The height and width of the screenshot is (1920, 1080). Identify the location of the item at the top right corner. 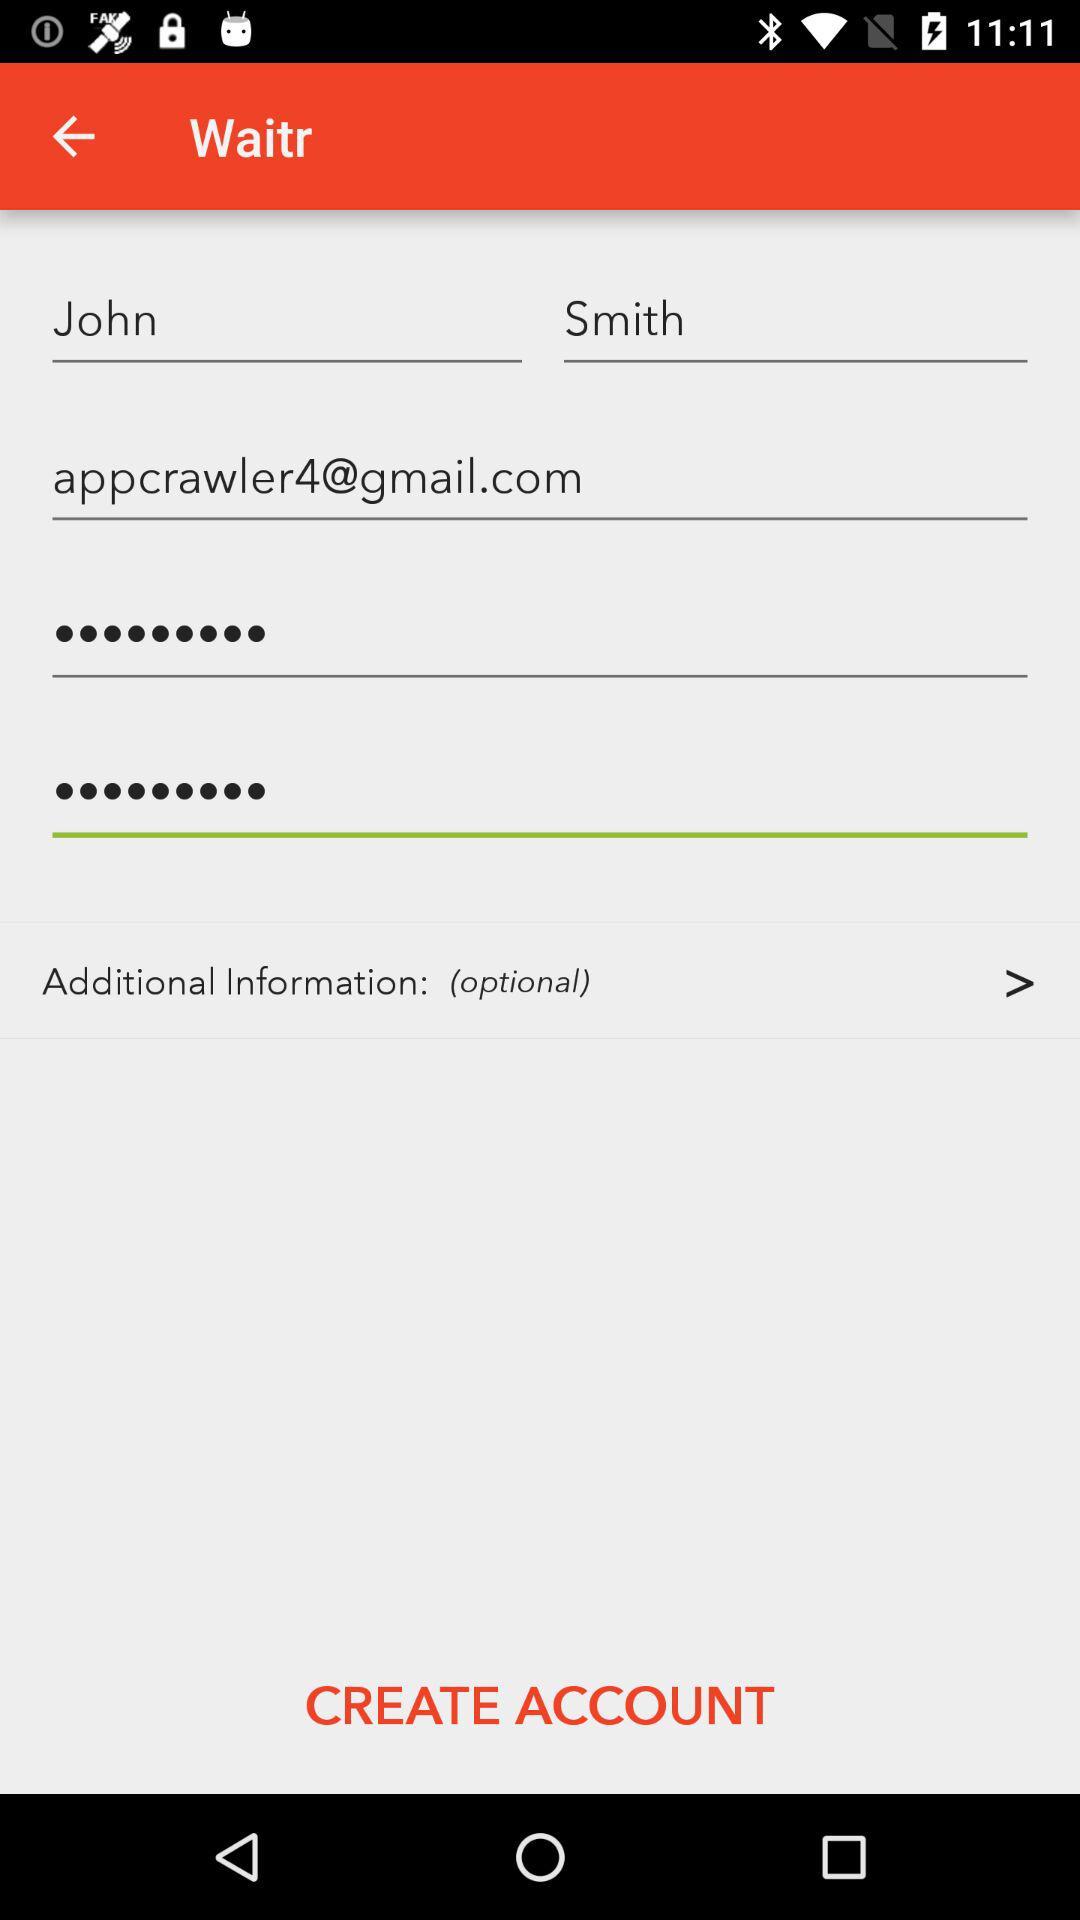
(794, 316).